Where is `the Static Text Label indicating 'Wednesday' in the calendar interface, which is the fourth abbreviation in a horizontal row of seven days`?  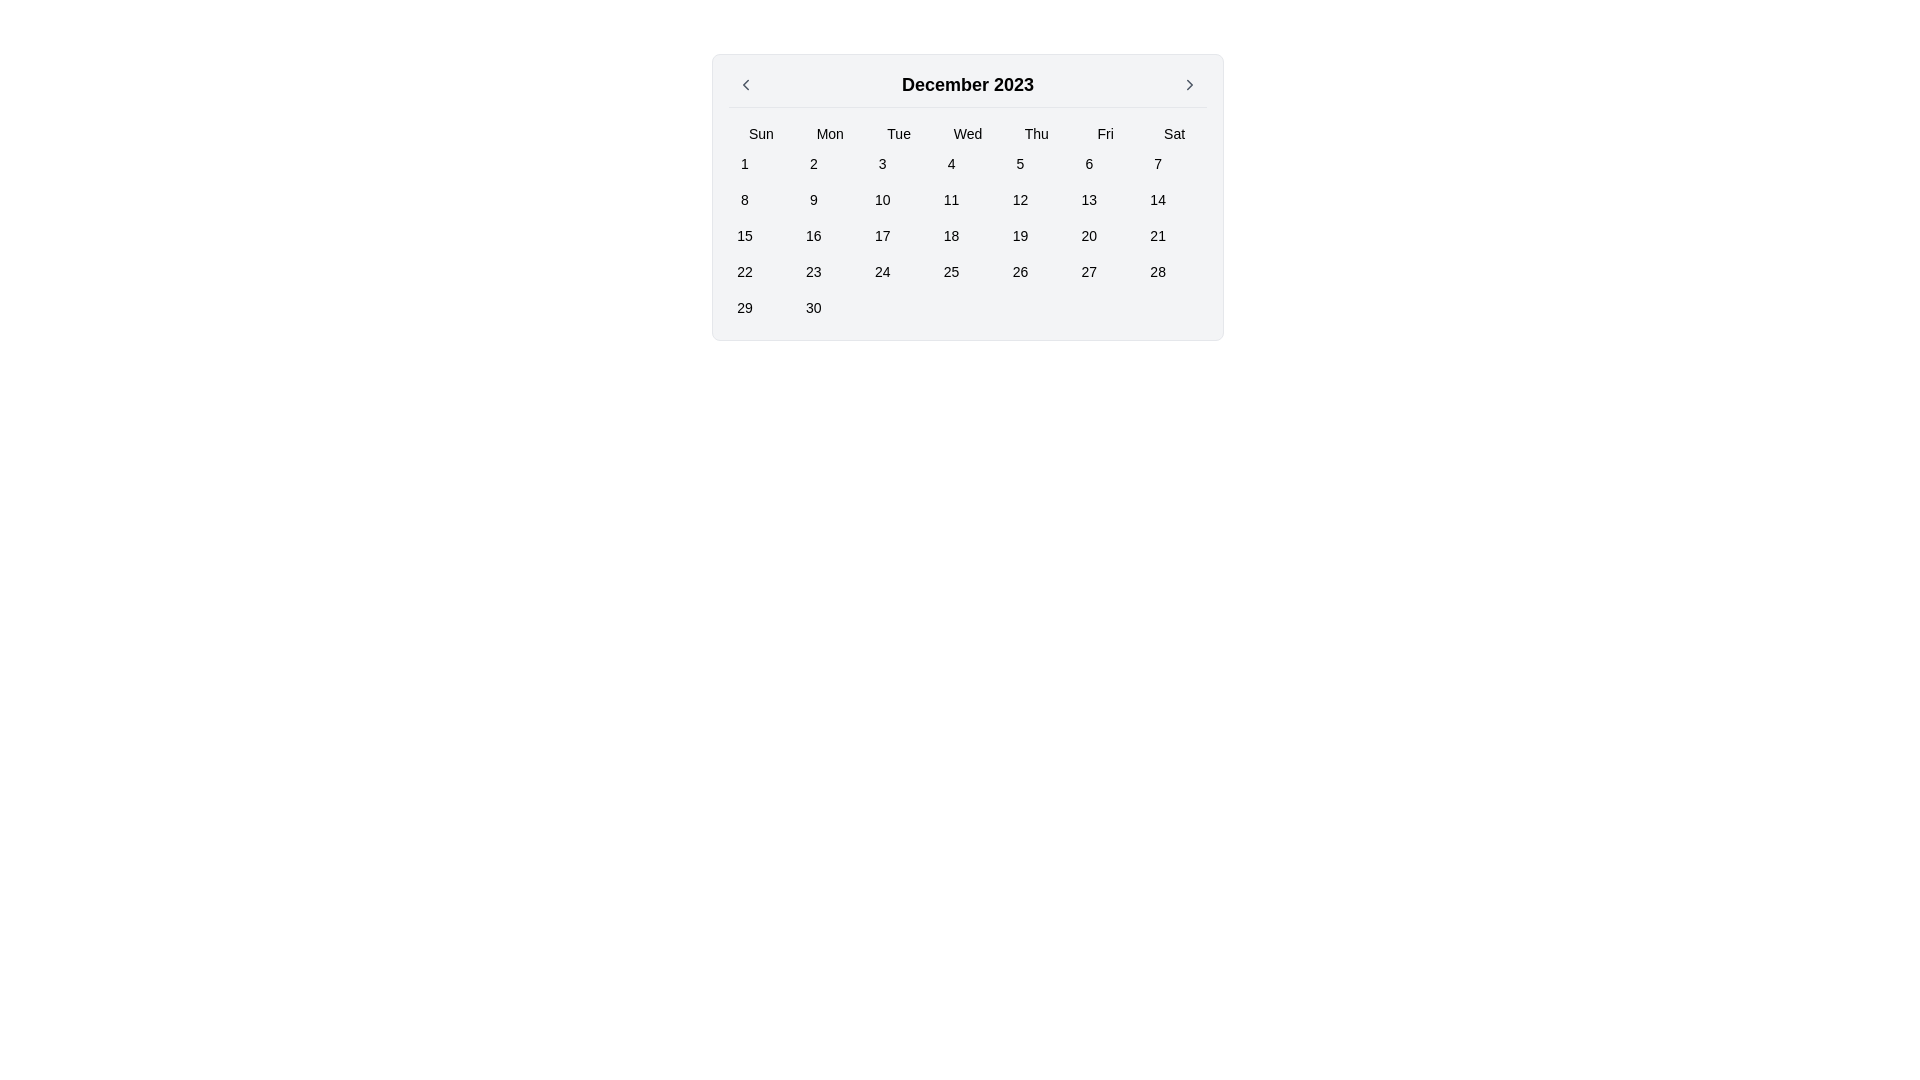 the Static Text Label indicating 'Wednesday' in the calendar interface, which is the fourth abbreviation in a horizontal row of seven days is located at coordinates (968, 134).